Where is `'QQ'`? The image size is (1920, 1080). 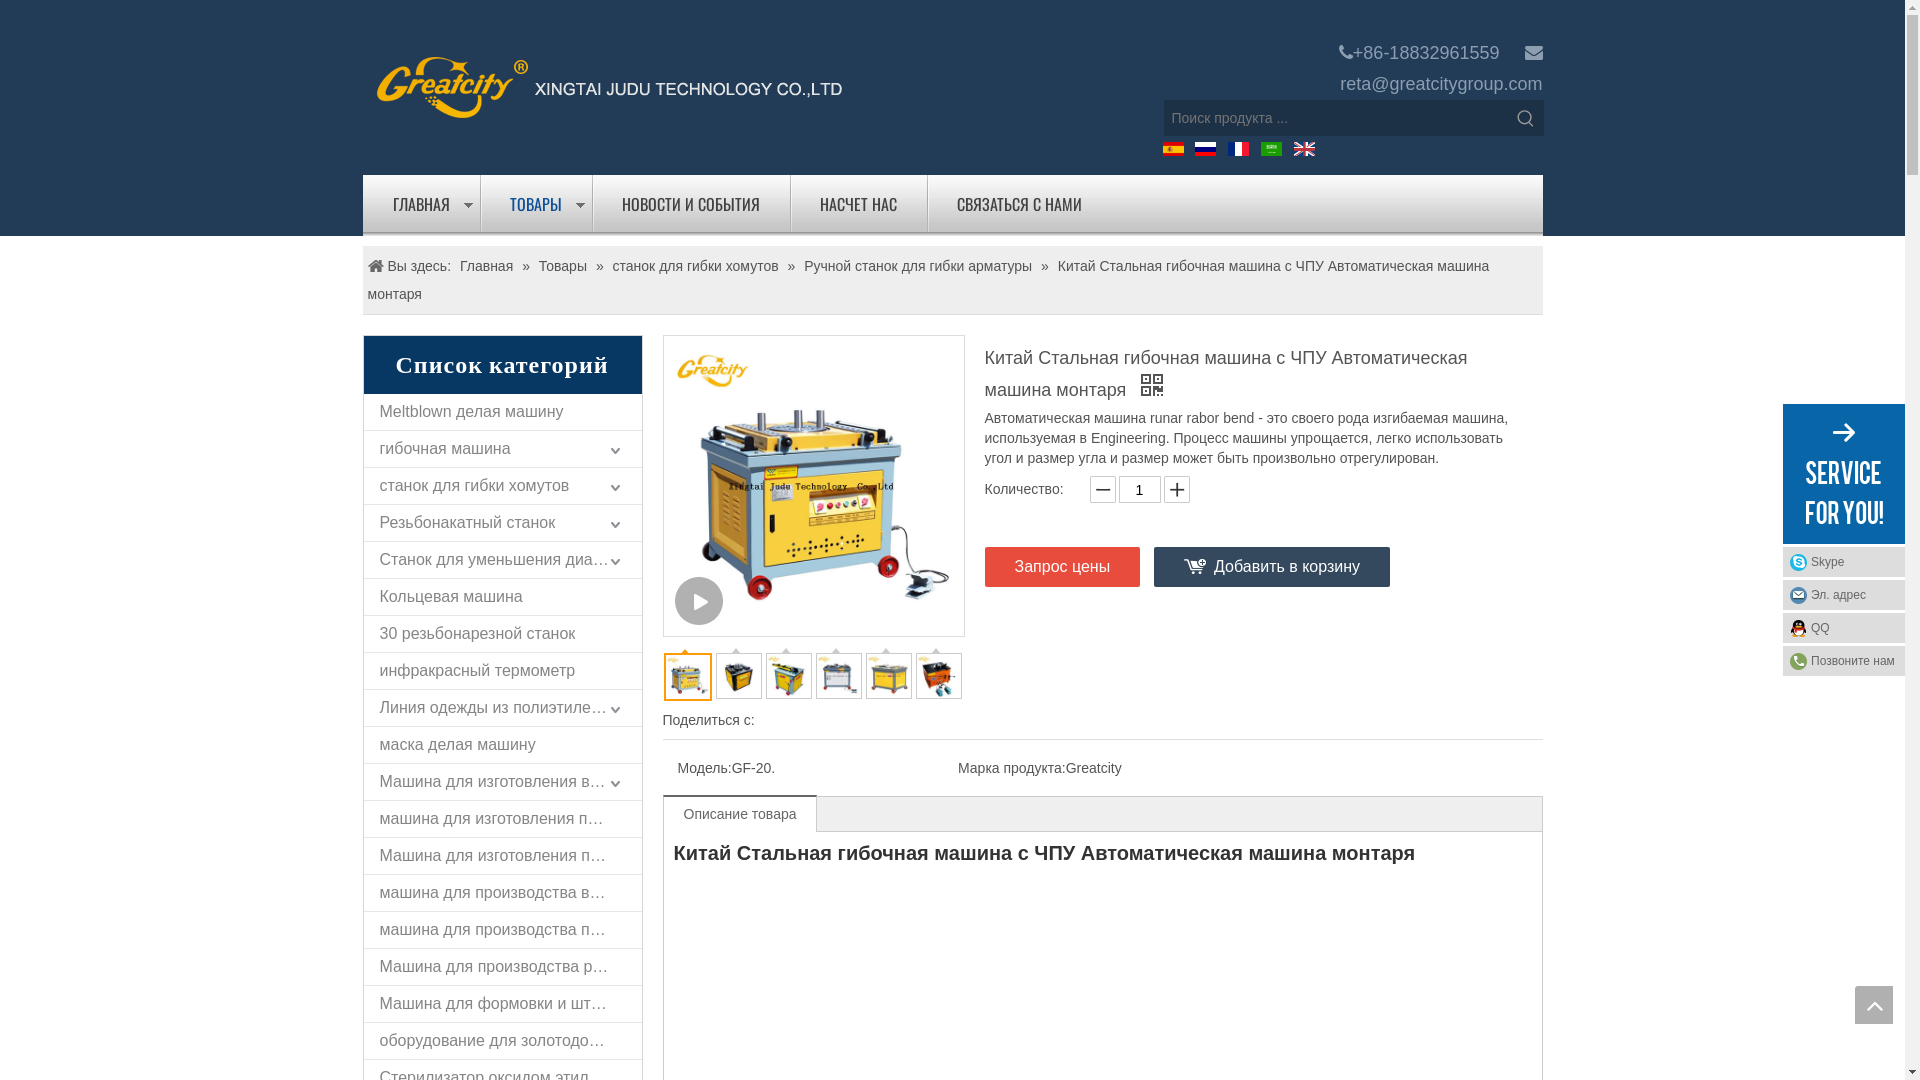 'QQ' is located at coordinates (1842, 627).